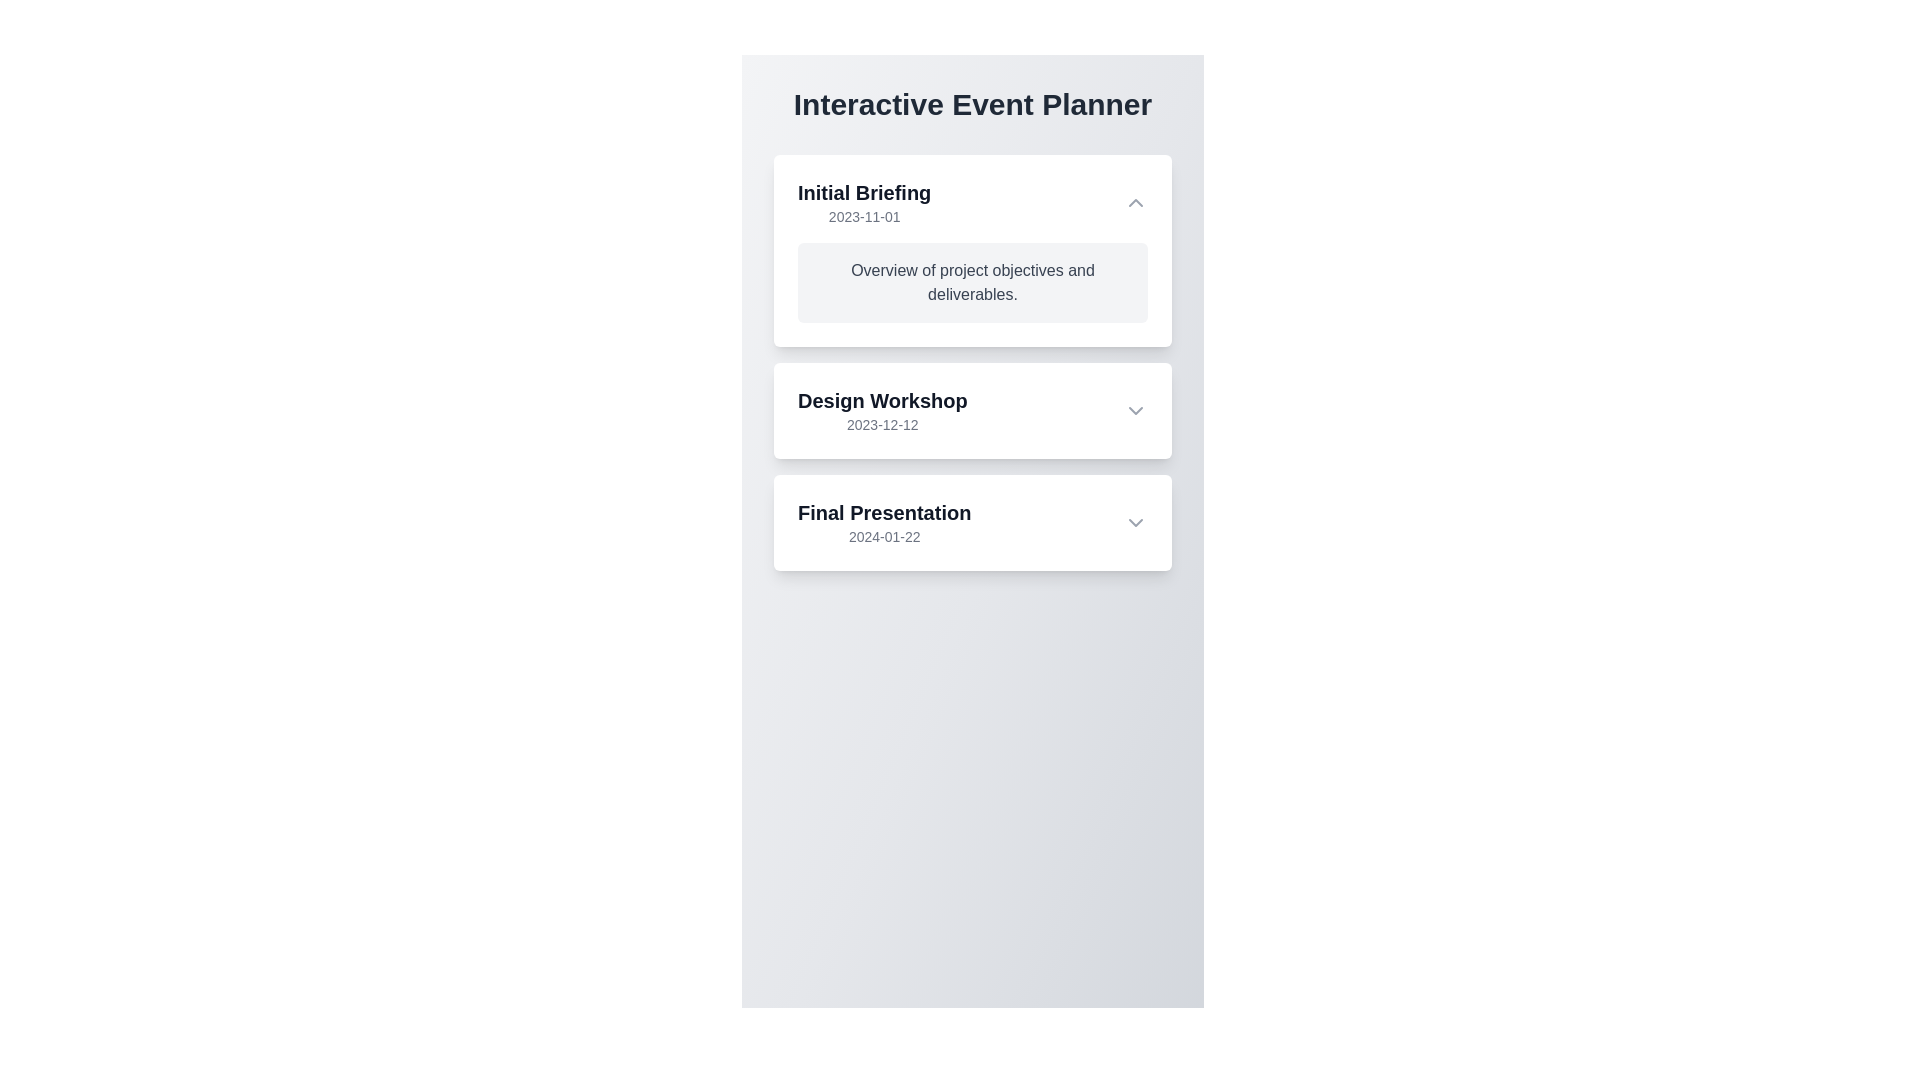  What do you see at coordinates (1136, 410) in the screenshot?
I see `the dropdown toggle or expander button located in the top-right corner of the 'Design Workshop' card` at bounding box center [1136, 410].